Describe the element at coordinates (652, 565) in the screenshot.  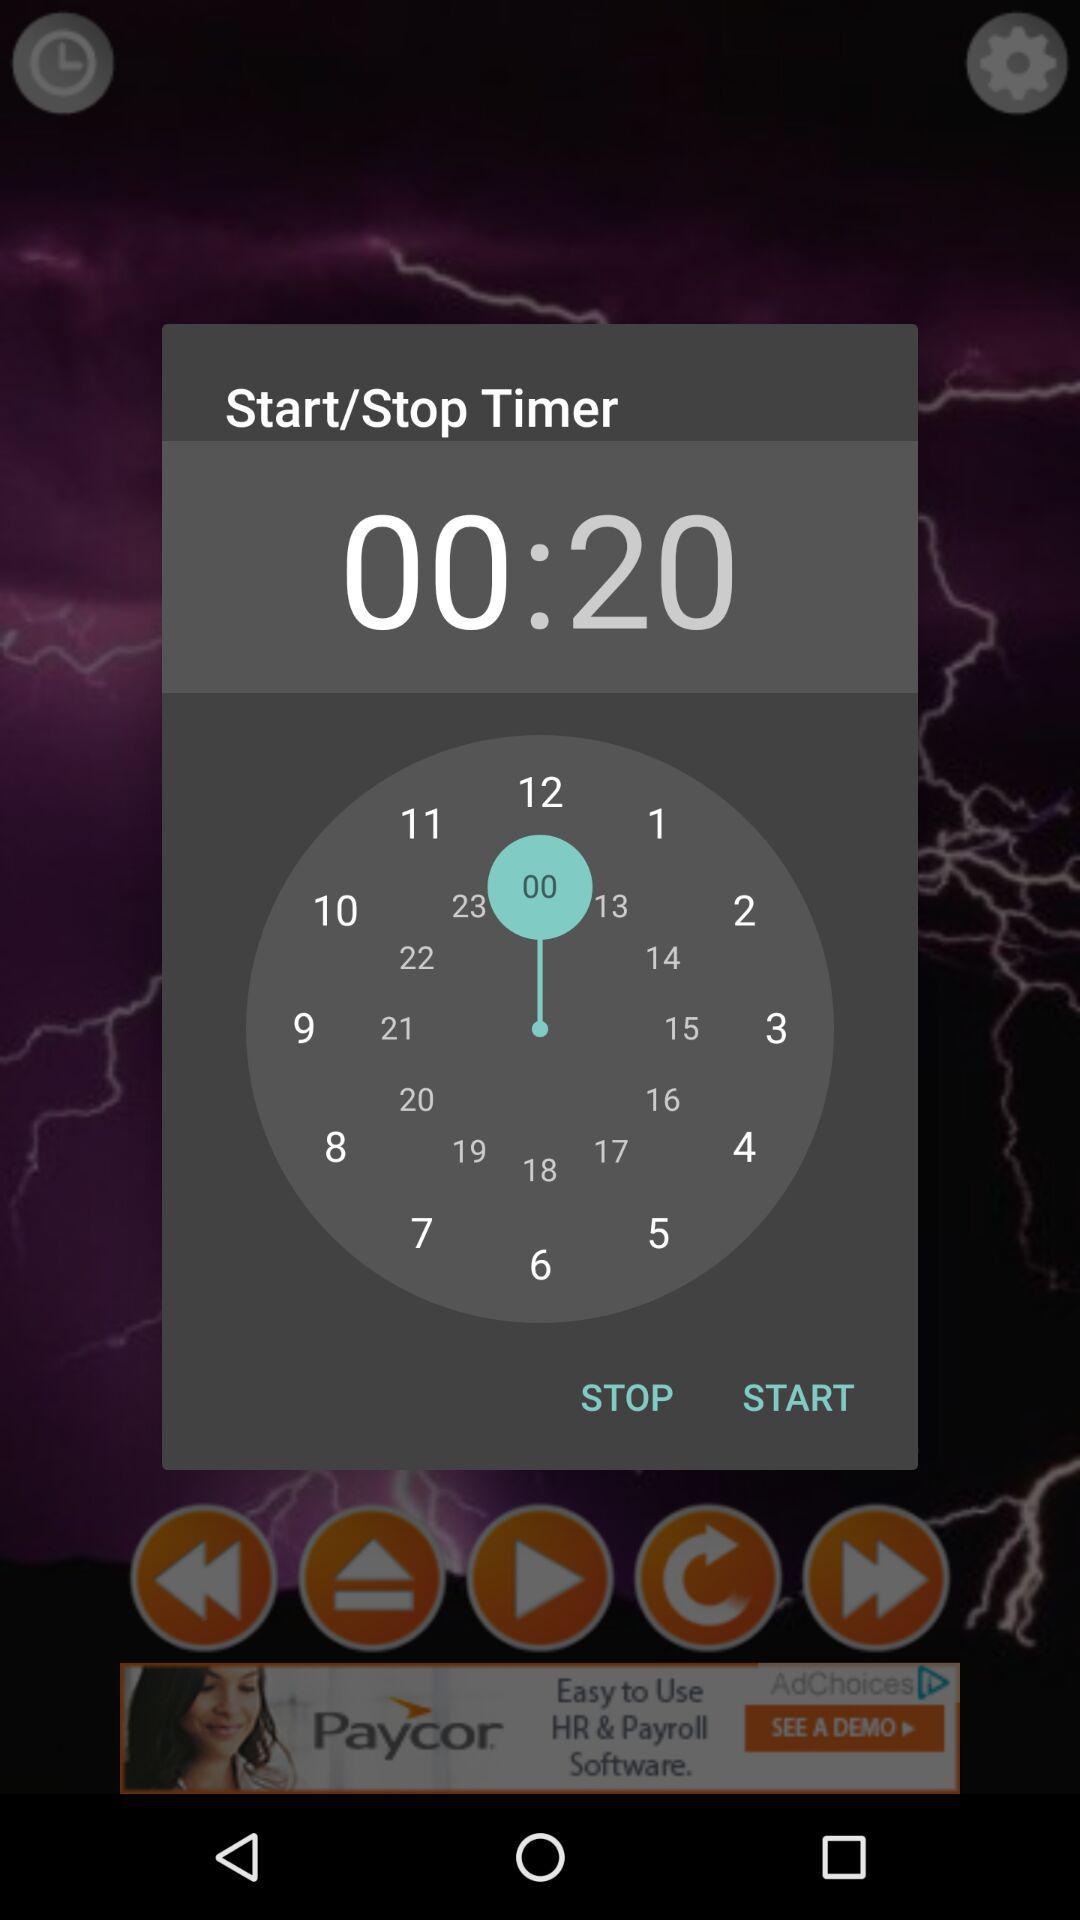
I see `the item below start/stop timer icon` at that location.